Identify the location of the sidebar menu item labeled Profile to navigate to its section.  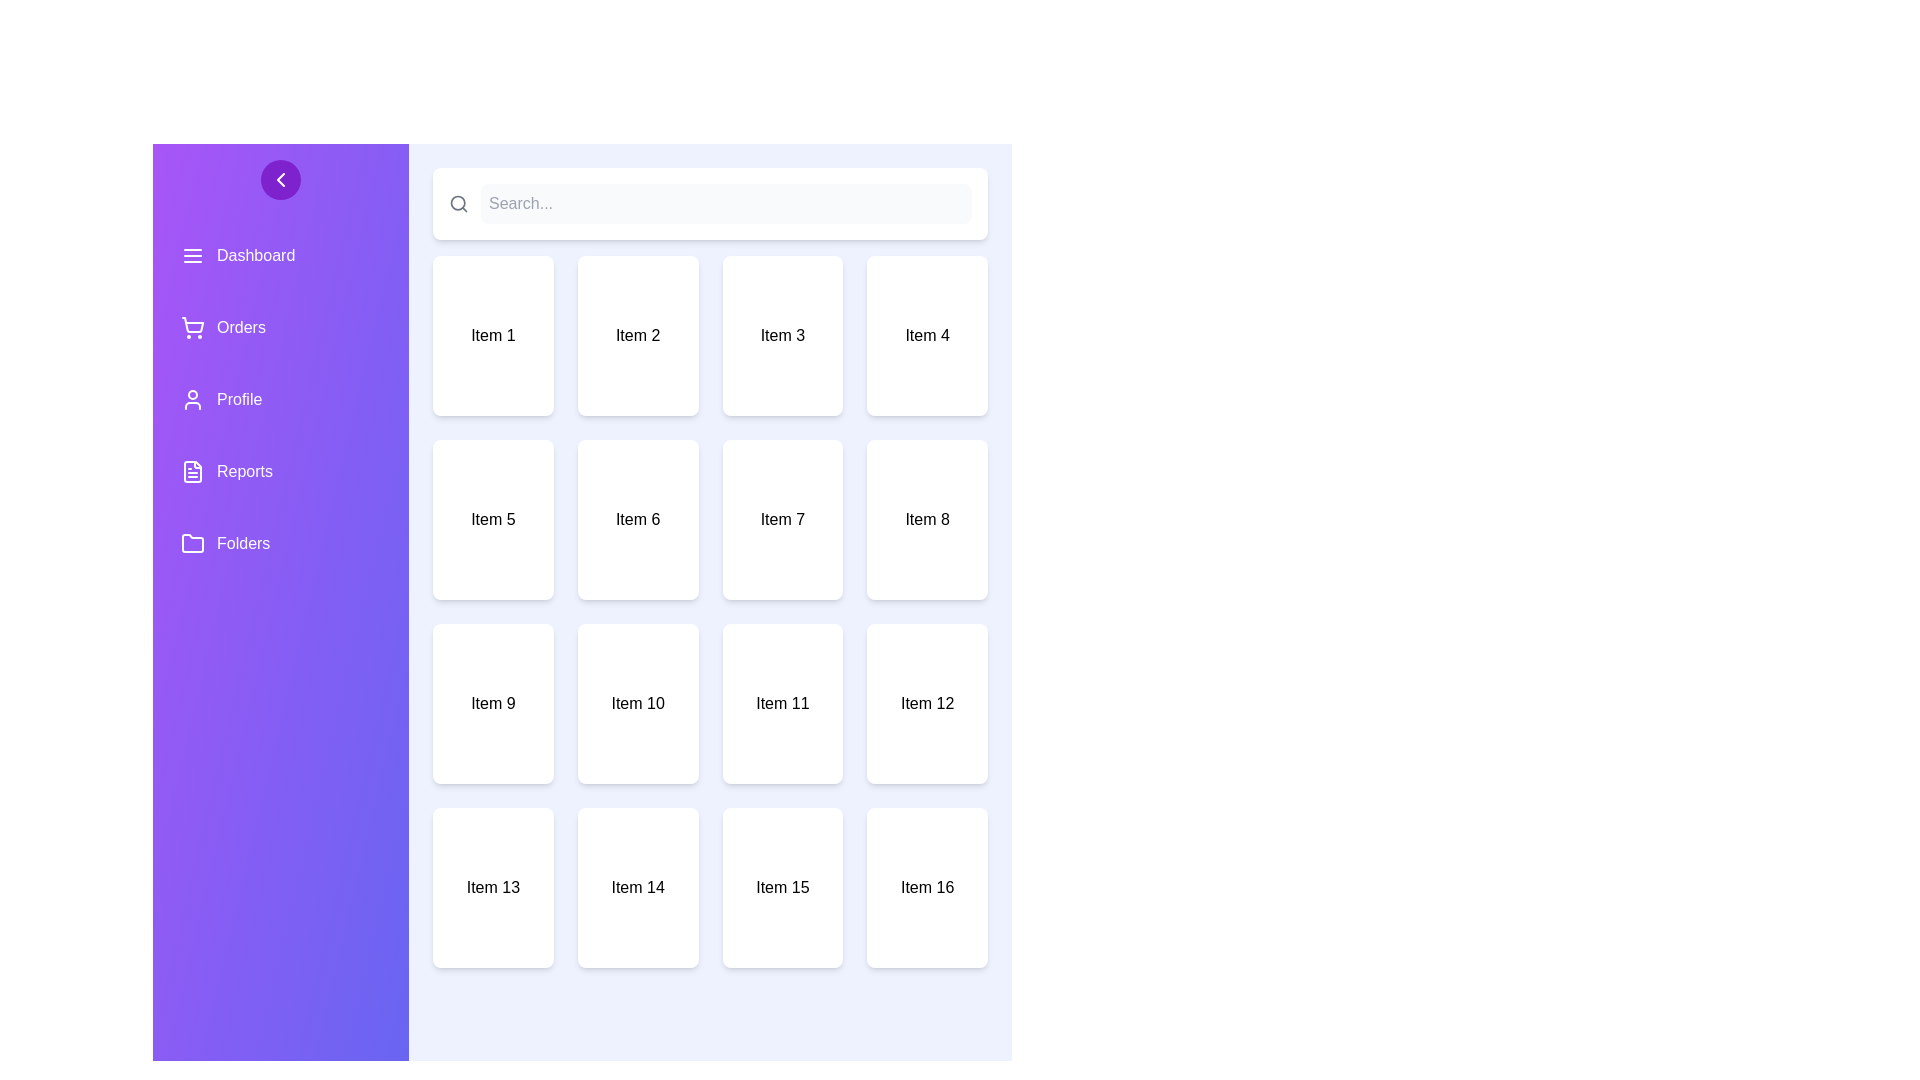
(280, 400).